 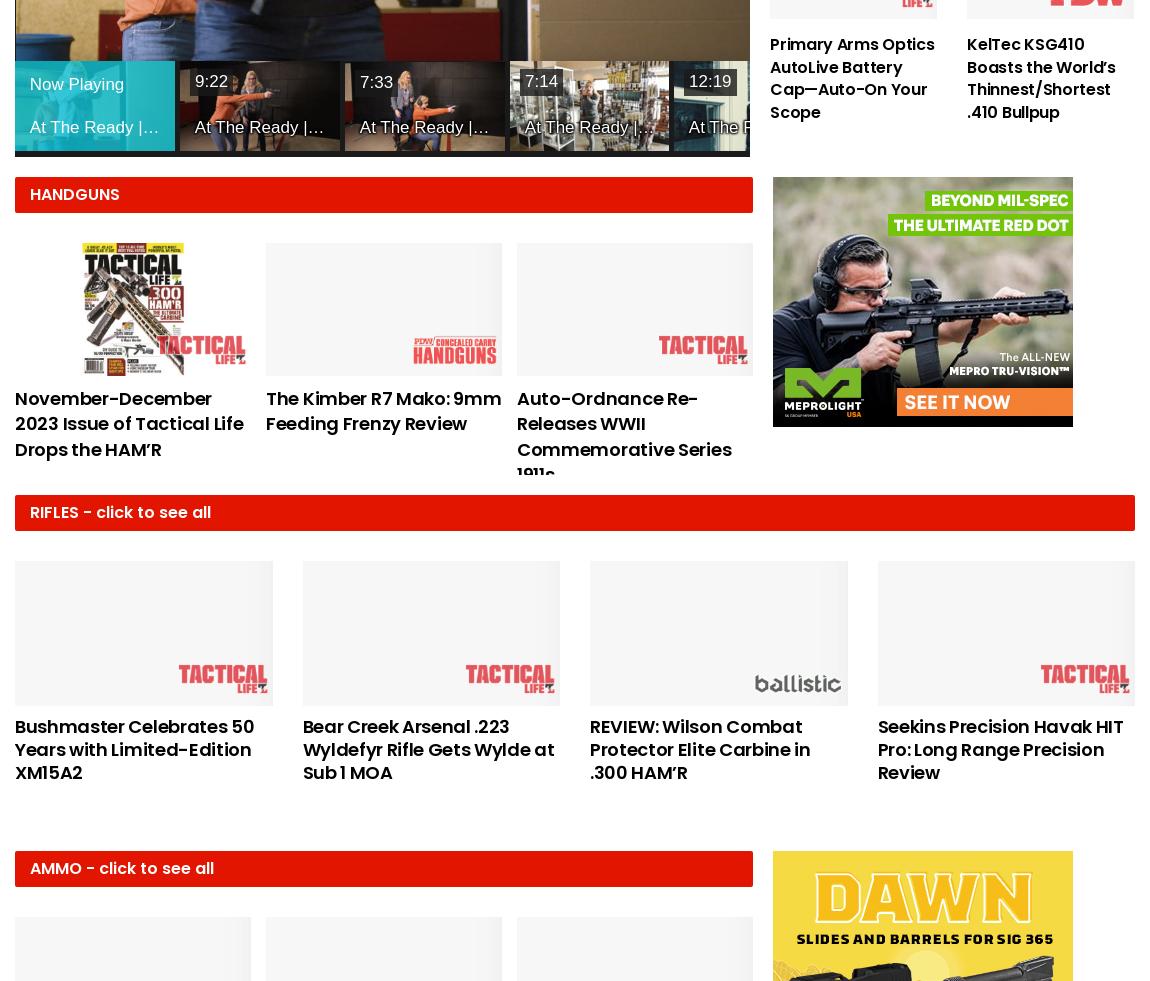 I want to click on 'Auto-Ordnance Re-Releases WWII Commemorative Series 1911s', so click(x=516, y=434).